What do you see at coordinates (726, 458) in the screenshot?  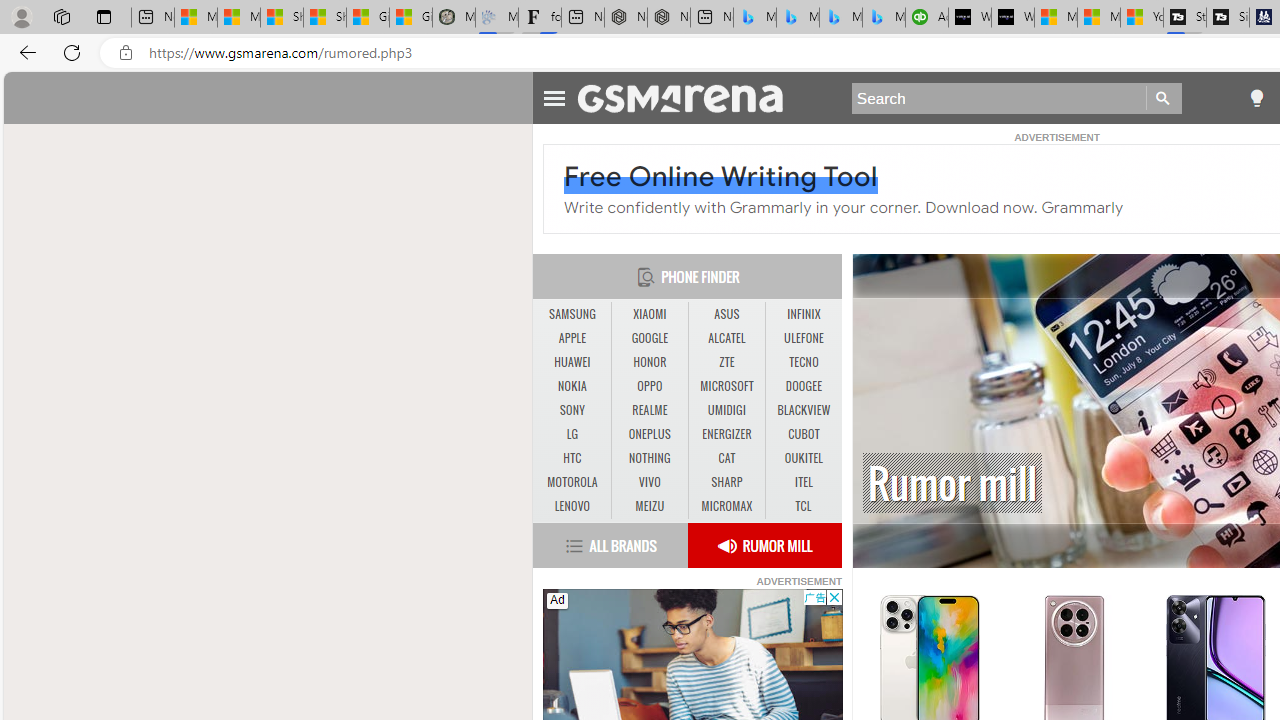 I see `'CAT'` at bounding box center [726, 458].